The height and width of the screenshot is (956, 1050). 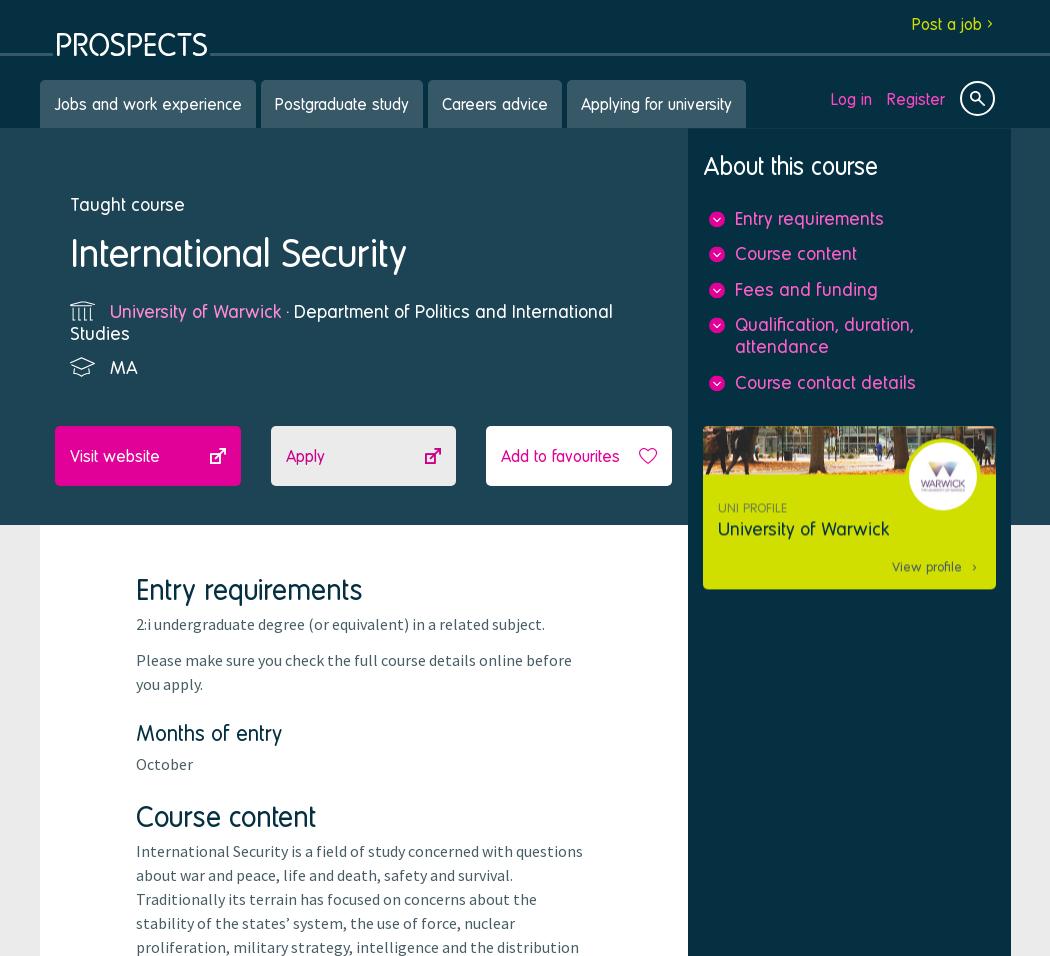 What do you see at coordinates (916, 96) in the screenshot?
I see `'Register'` at bounding box center [916, 96].